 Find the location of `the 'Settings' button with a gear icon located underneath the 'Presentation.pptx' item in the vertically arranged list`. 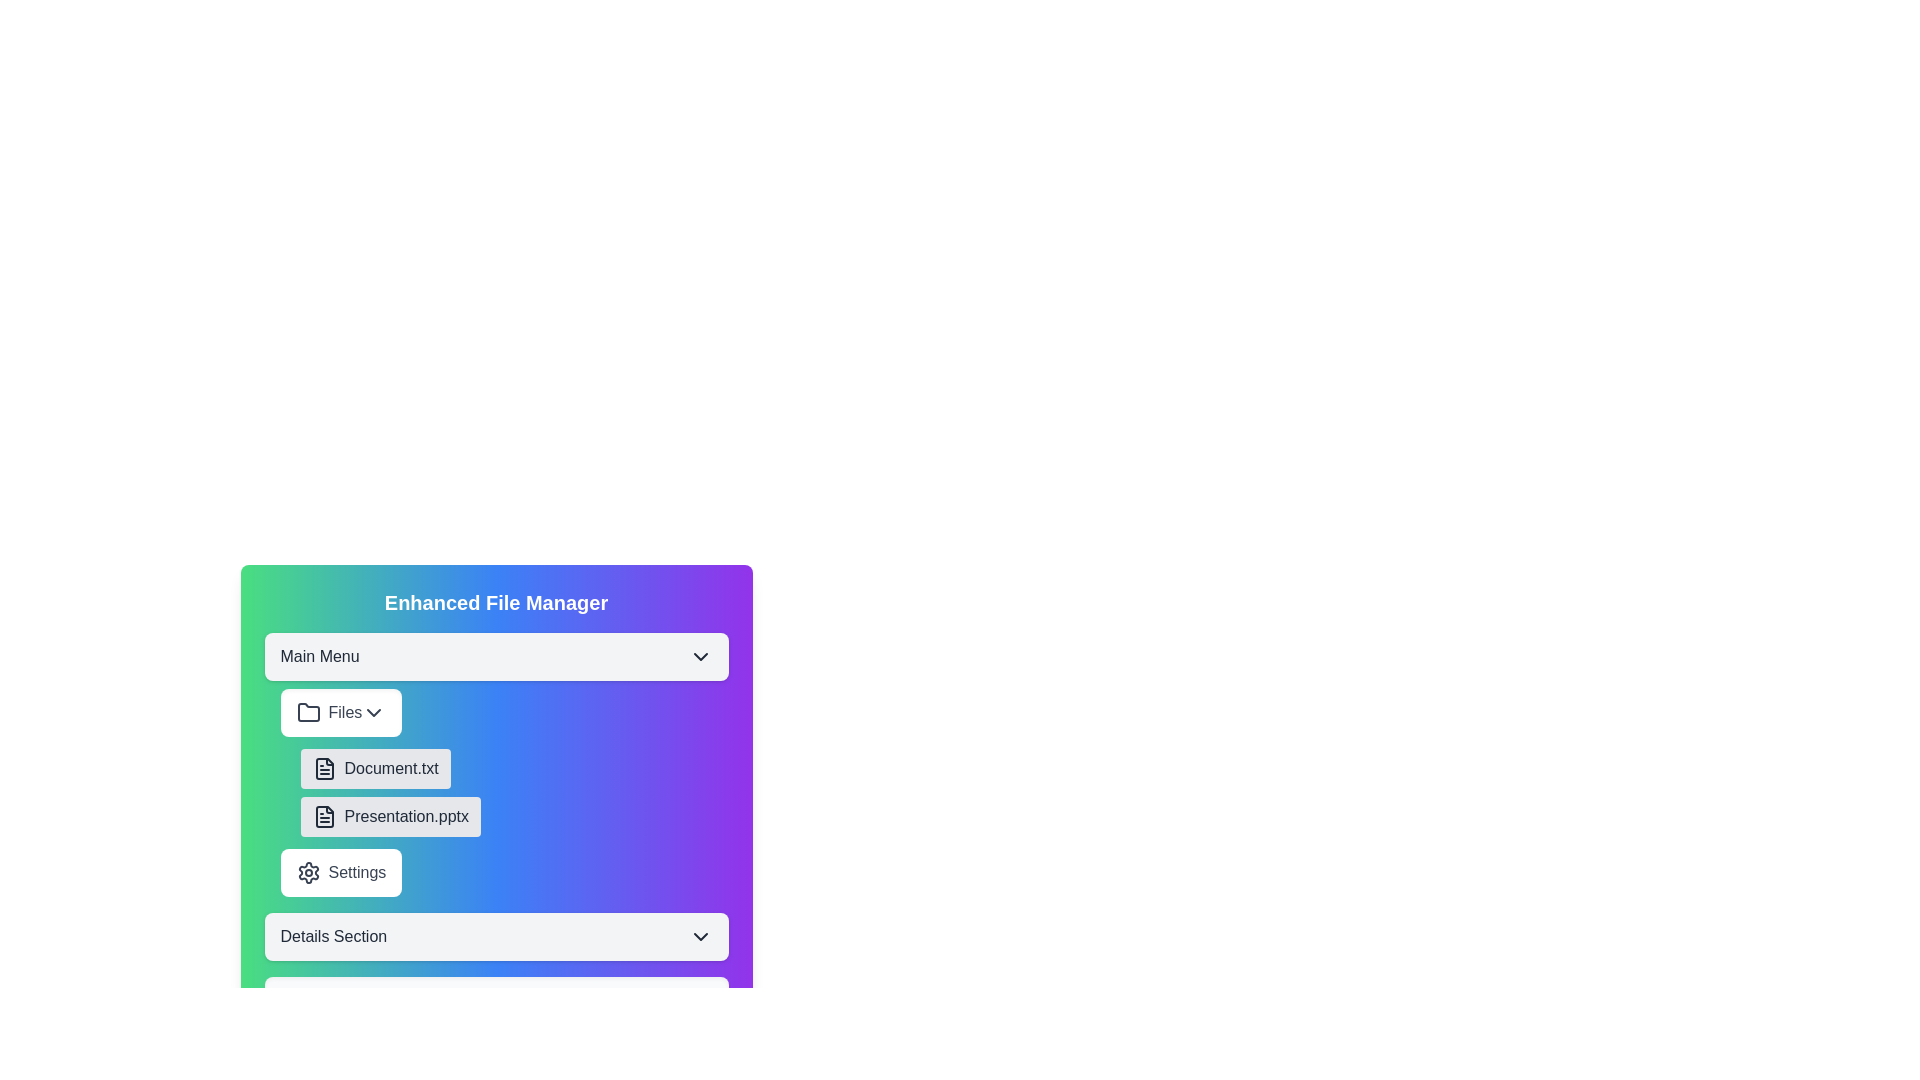

the 'Settings' button with a gear icon located underneath the 'Presentation.pptx' item in the vertically arranged list is located at coordinates (341, 871).